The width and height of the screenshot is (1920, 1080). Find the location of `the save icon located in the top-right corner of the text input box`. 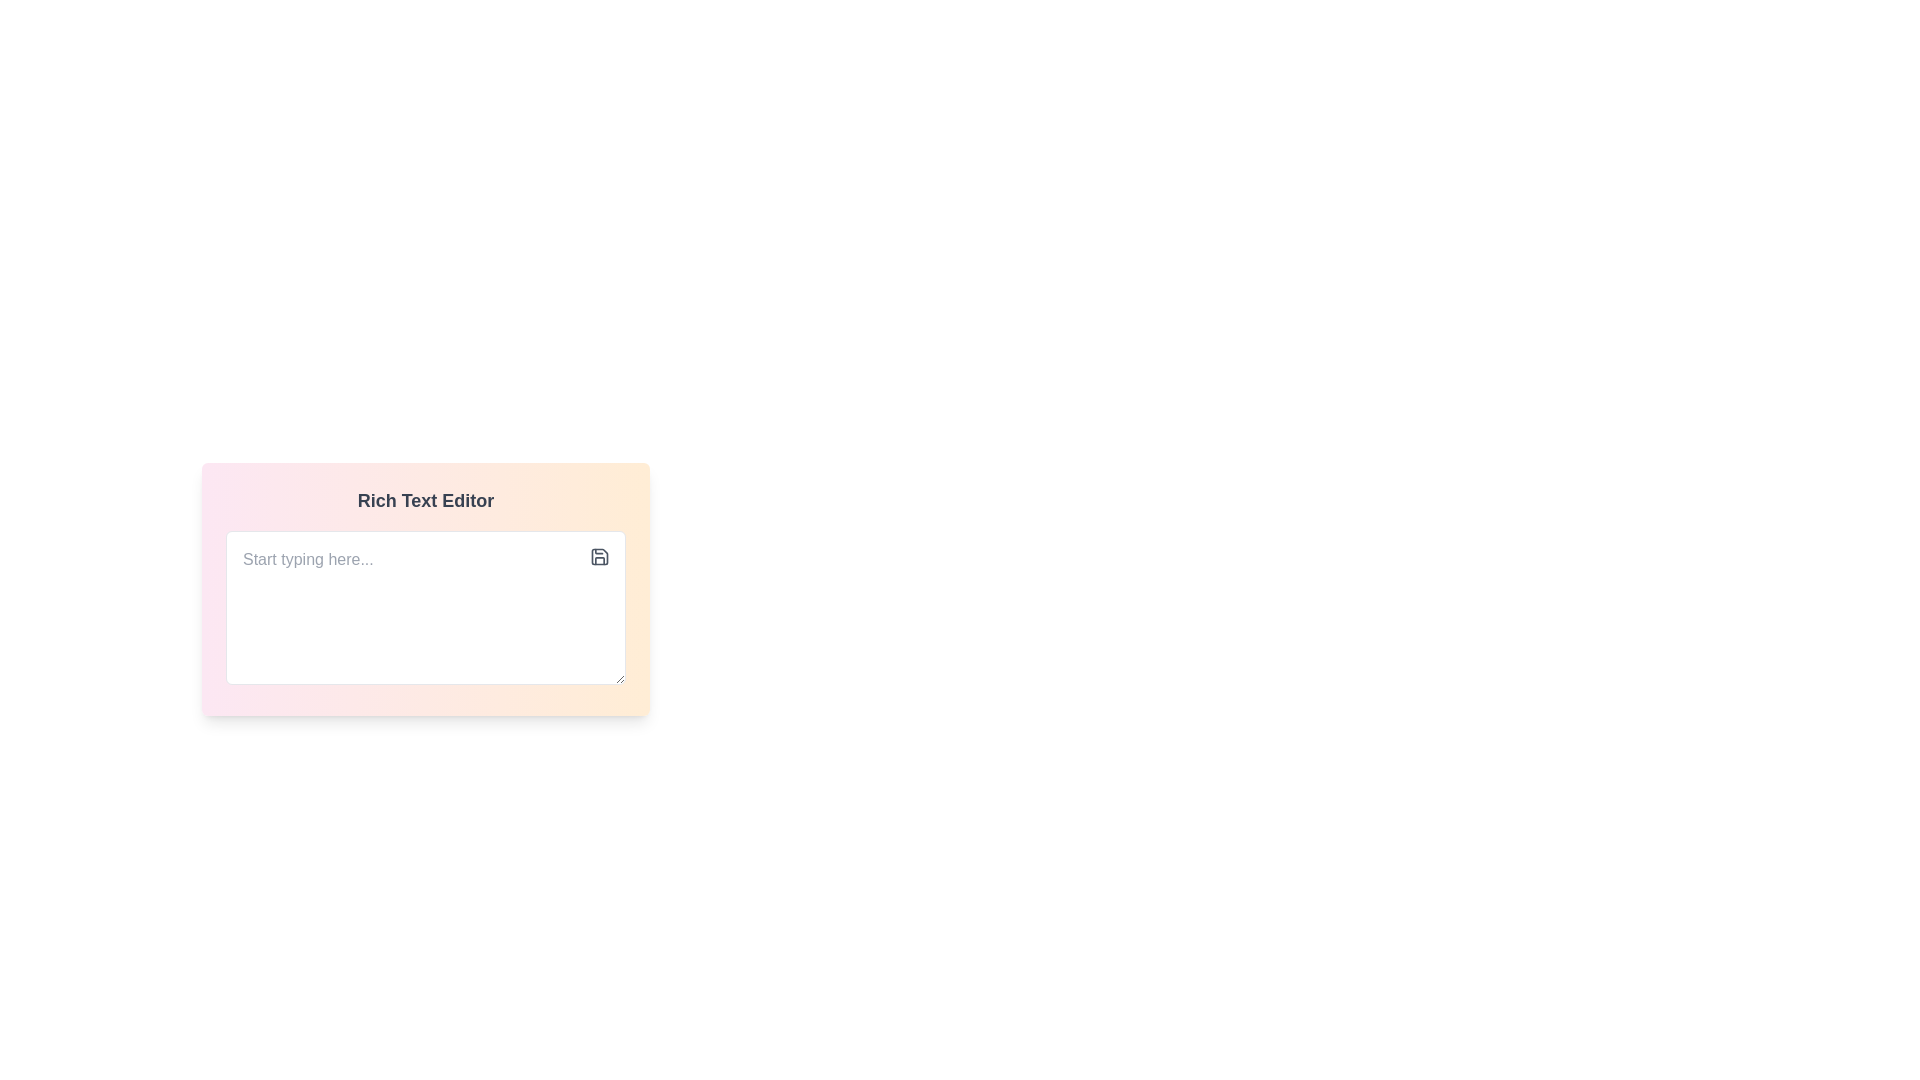

the save icon located in the top-right corner of the text input box is located at coordinates (599, 556).